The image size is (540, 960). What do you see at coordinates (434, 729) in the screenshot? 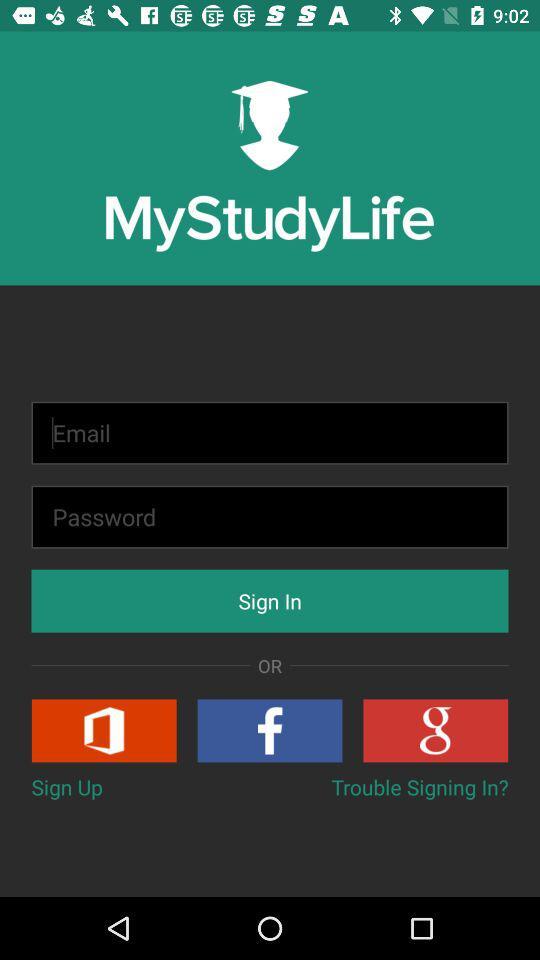
I see `sign in with google` at bounding box center [434, 729].